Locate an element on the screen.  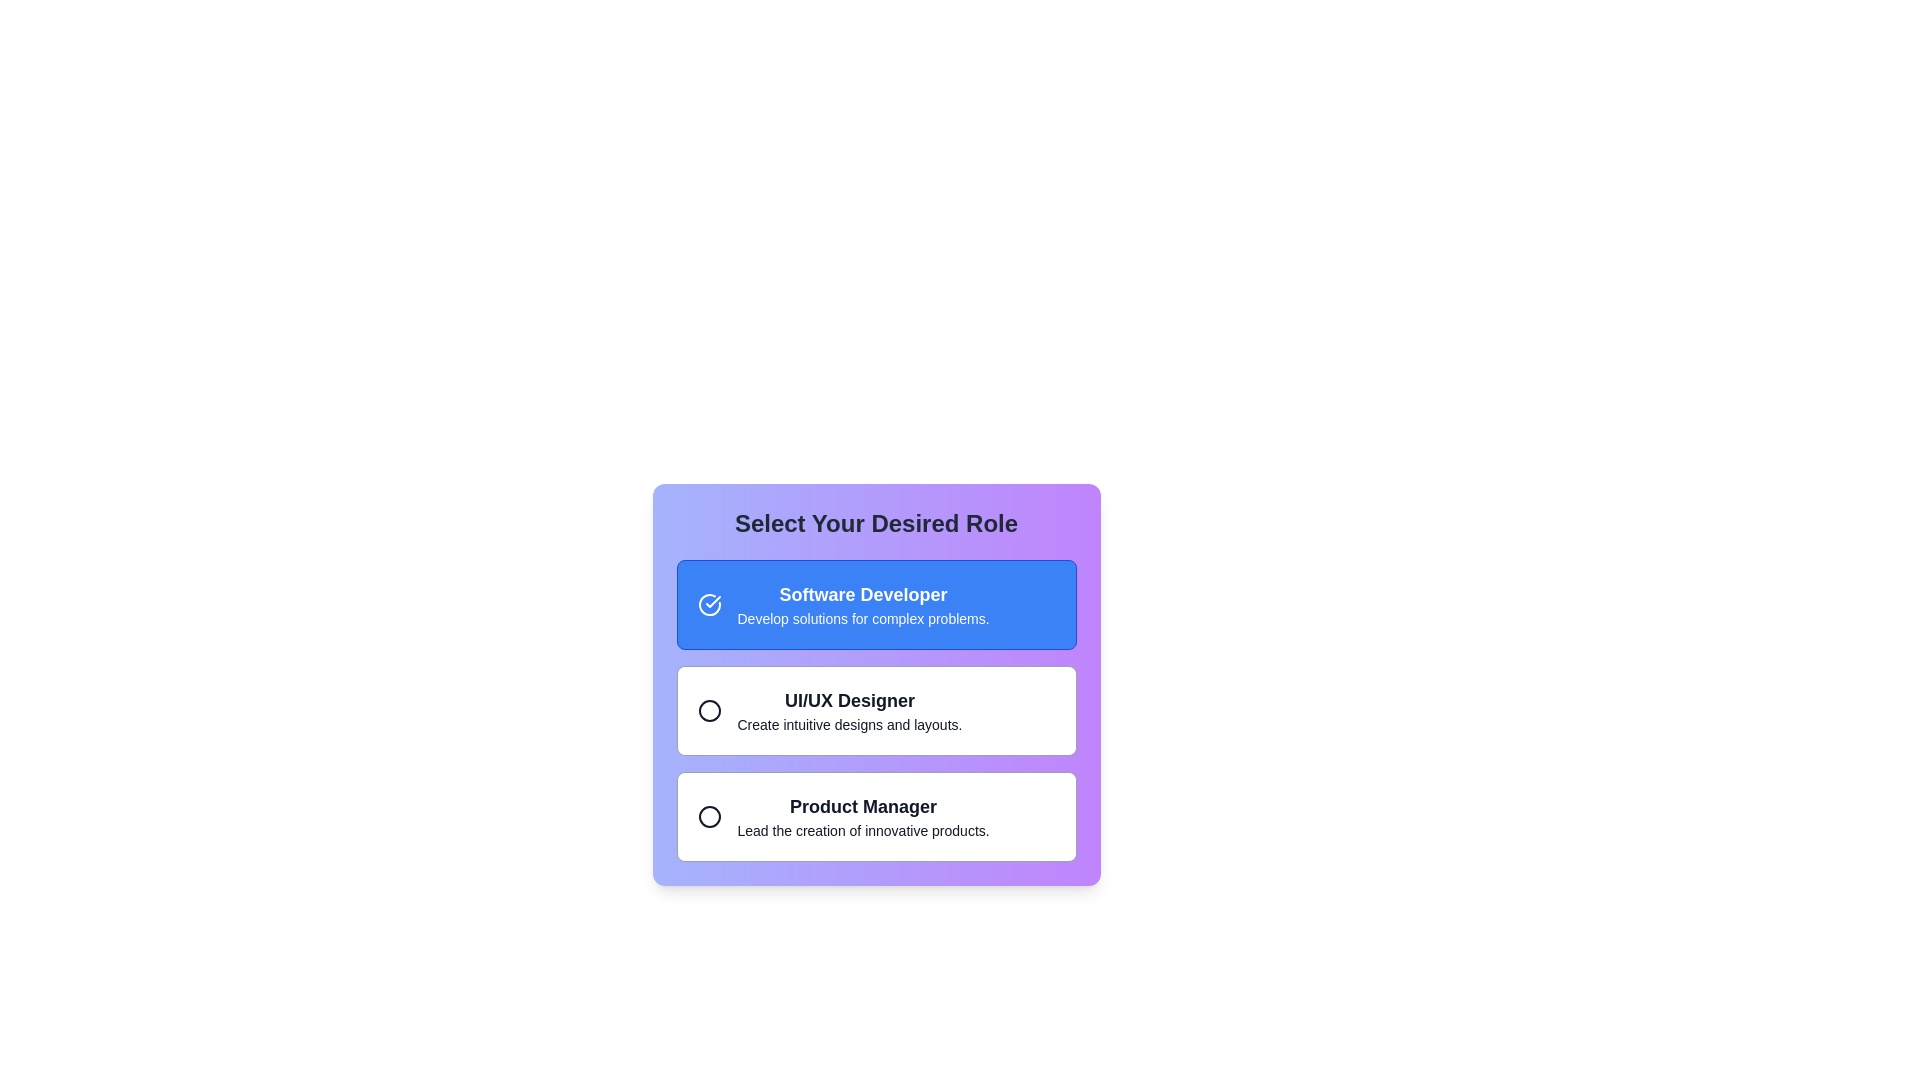
the prominently styled header text that reads 'Select Your Desired Role', which is located at the top of the selection card interface is located at coordinates (876, 523).